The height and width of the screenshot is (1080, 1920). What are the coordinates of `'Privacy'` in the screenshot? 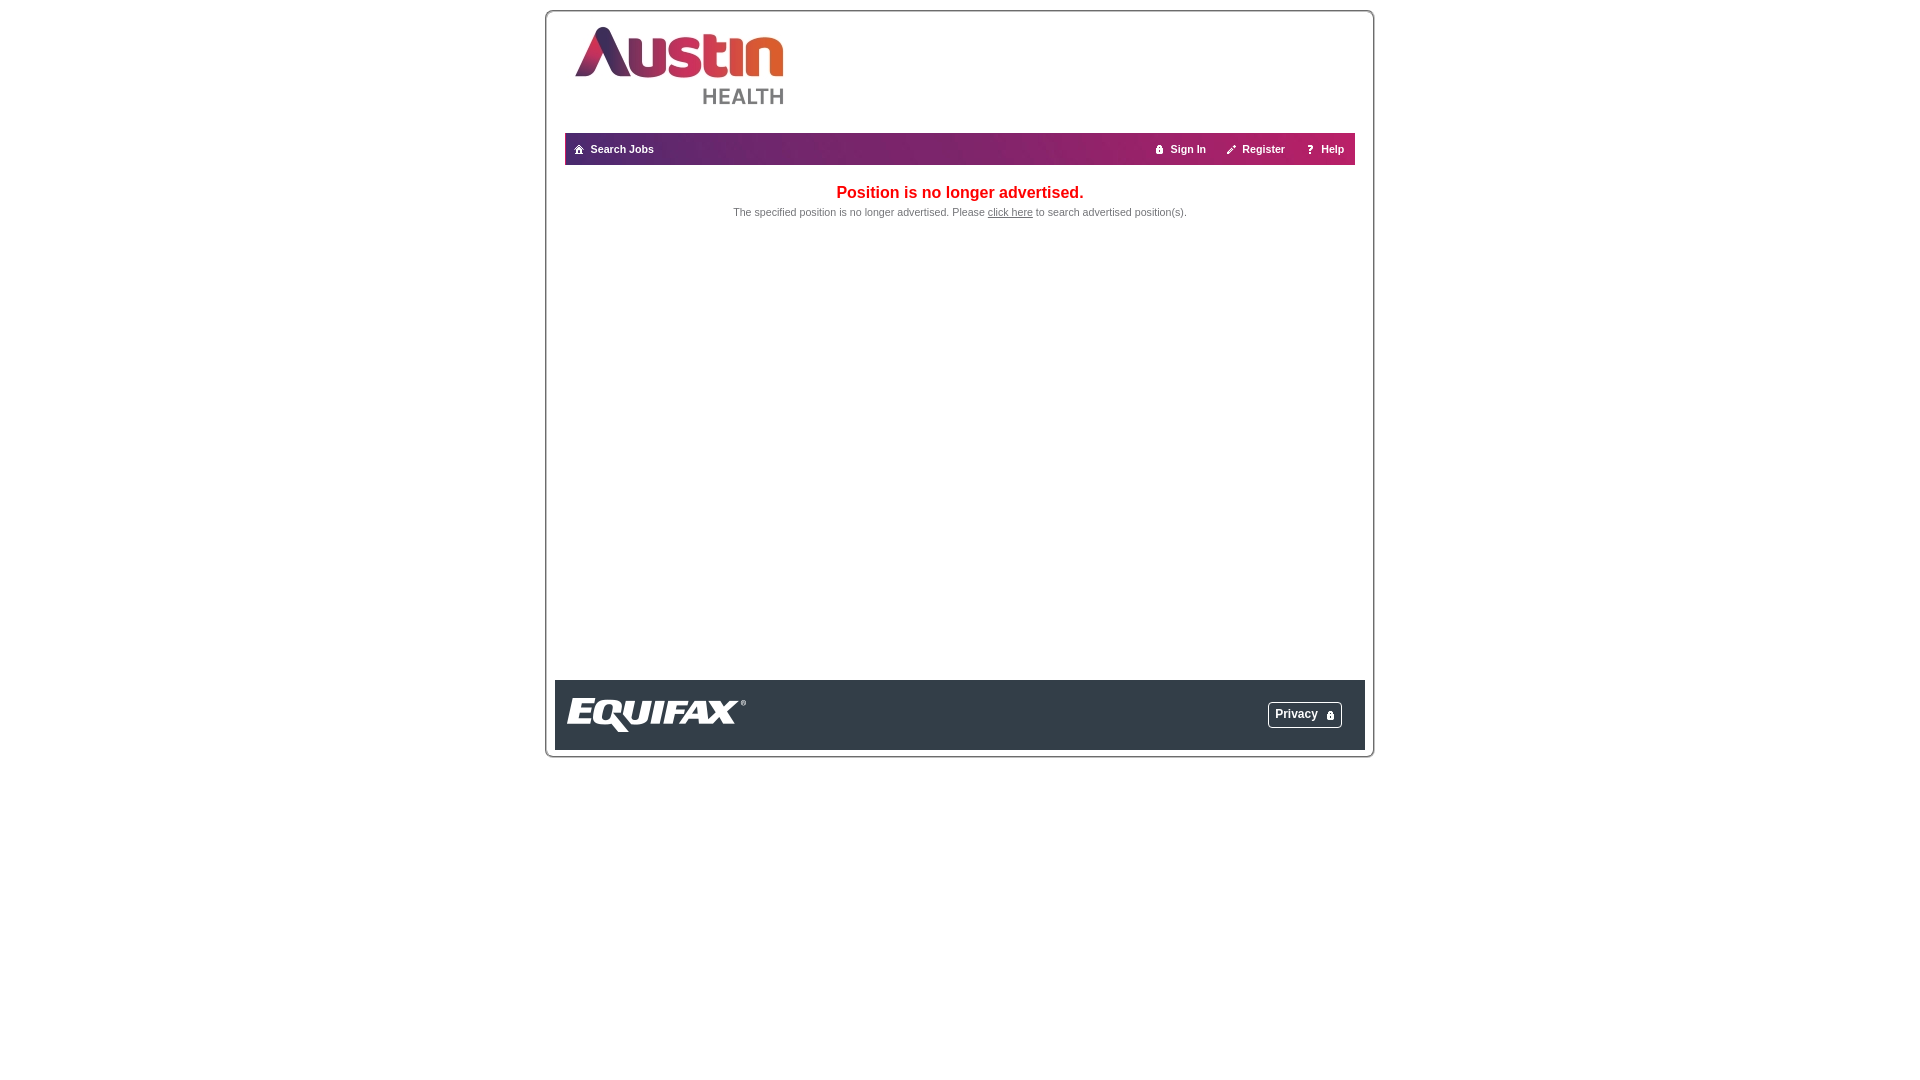 It's located at (1274, 712).